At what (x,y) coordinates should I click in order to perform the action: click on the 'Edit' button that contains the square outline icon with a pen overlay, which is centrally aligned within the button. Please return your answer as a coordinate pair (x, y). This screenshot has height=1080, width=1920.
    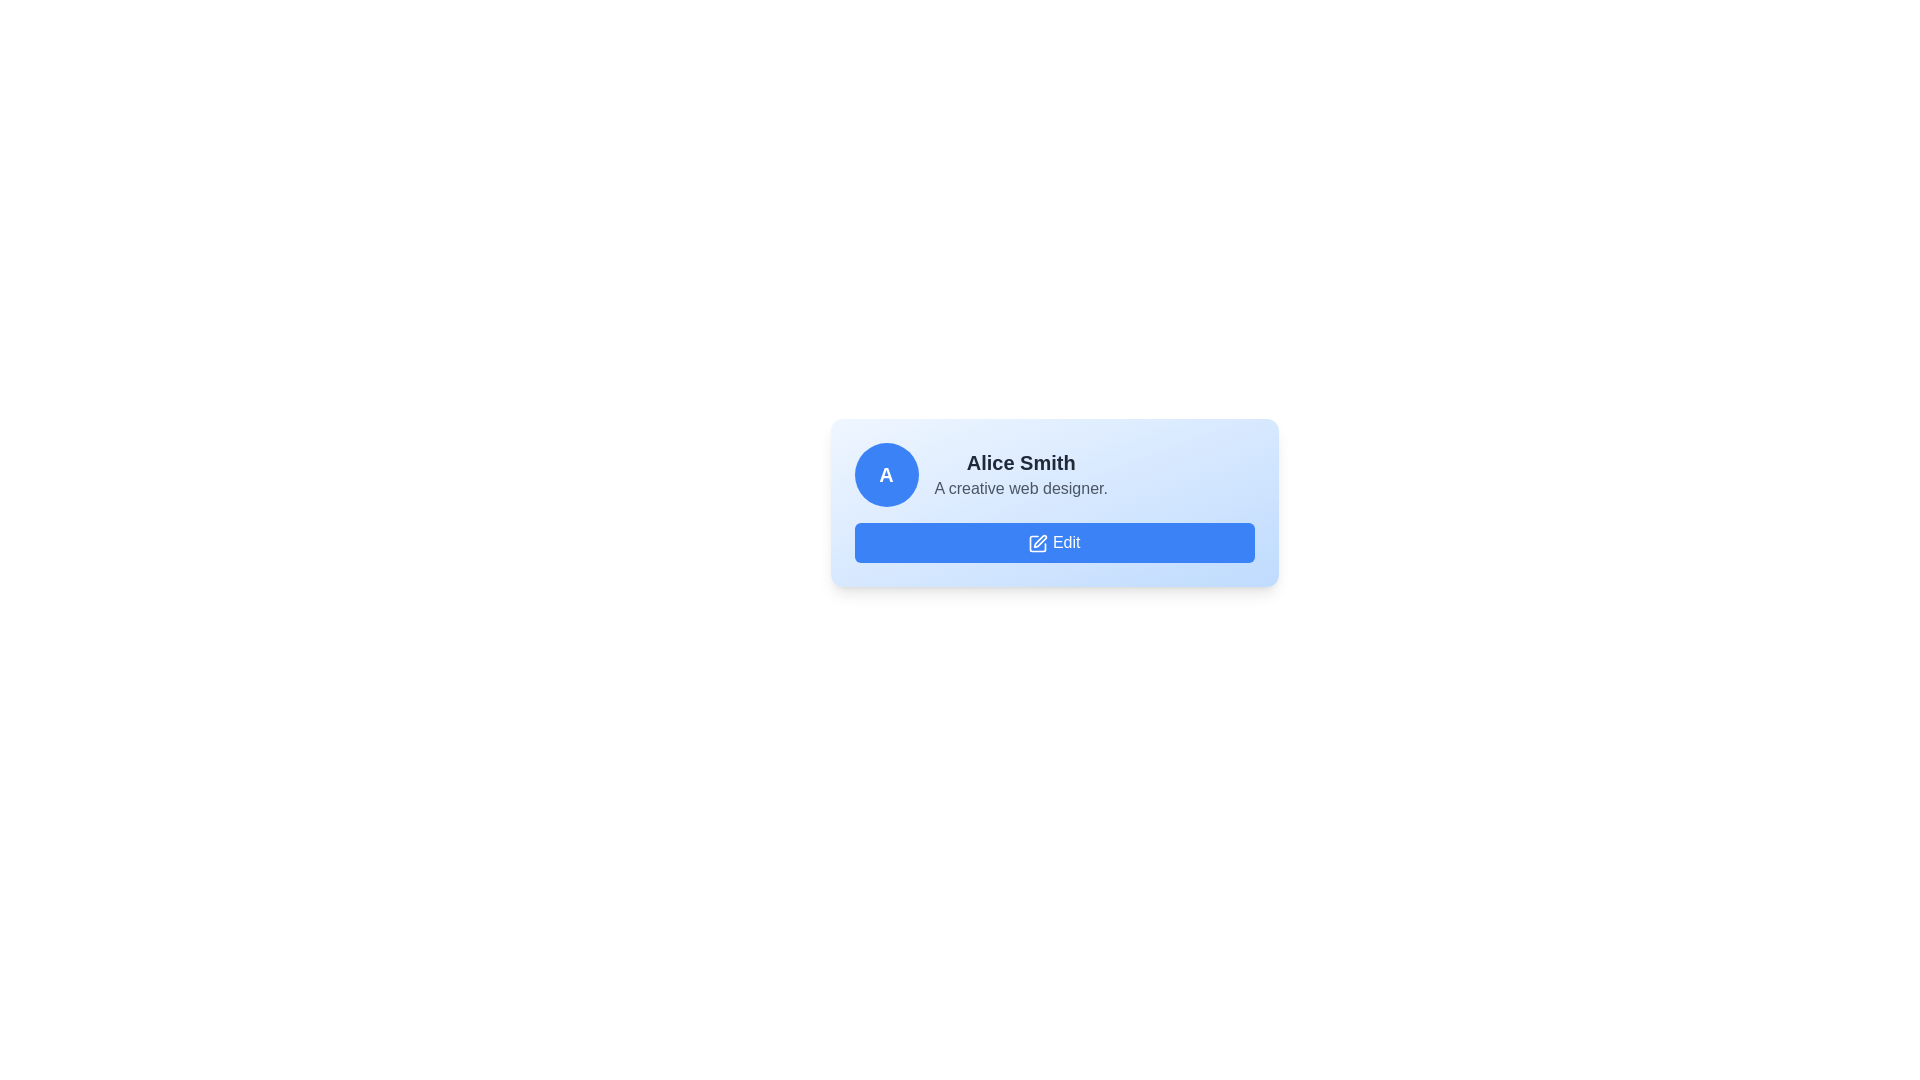
    Looking at the image, I should click on (1038, 543).